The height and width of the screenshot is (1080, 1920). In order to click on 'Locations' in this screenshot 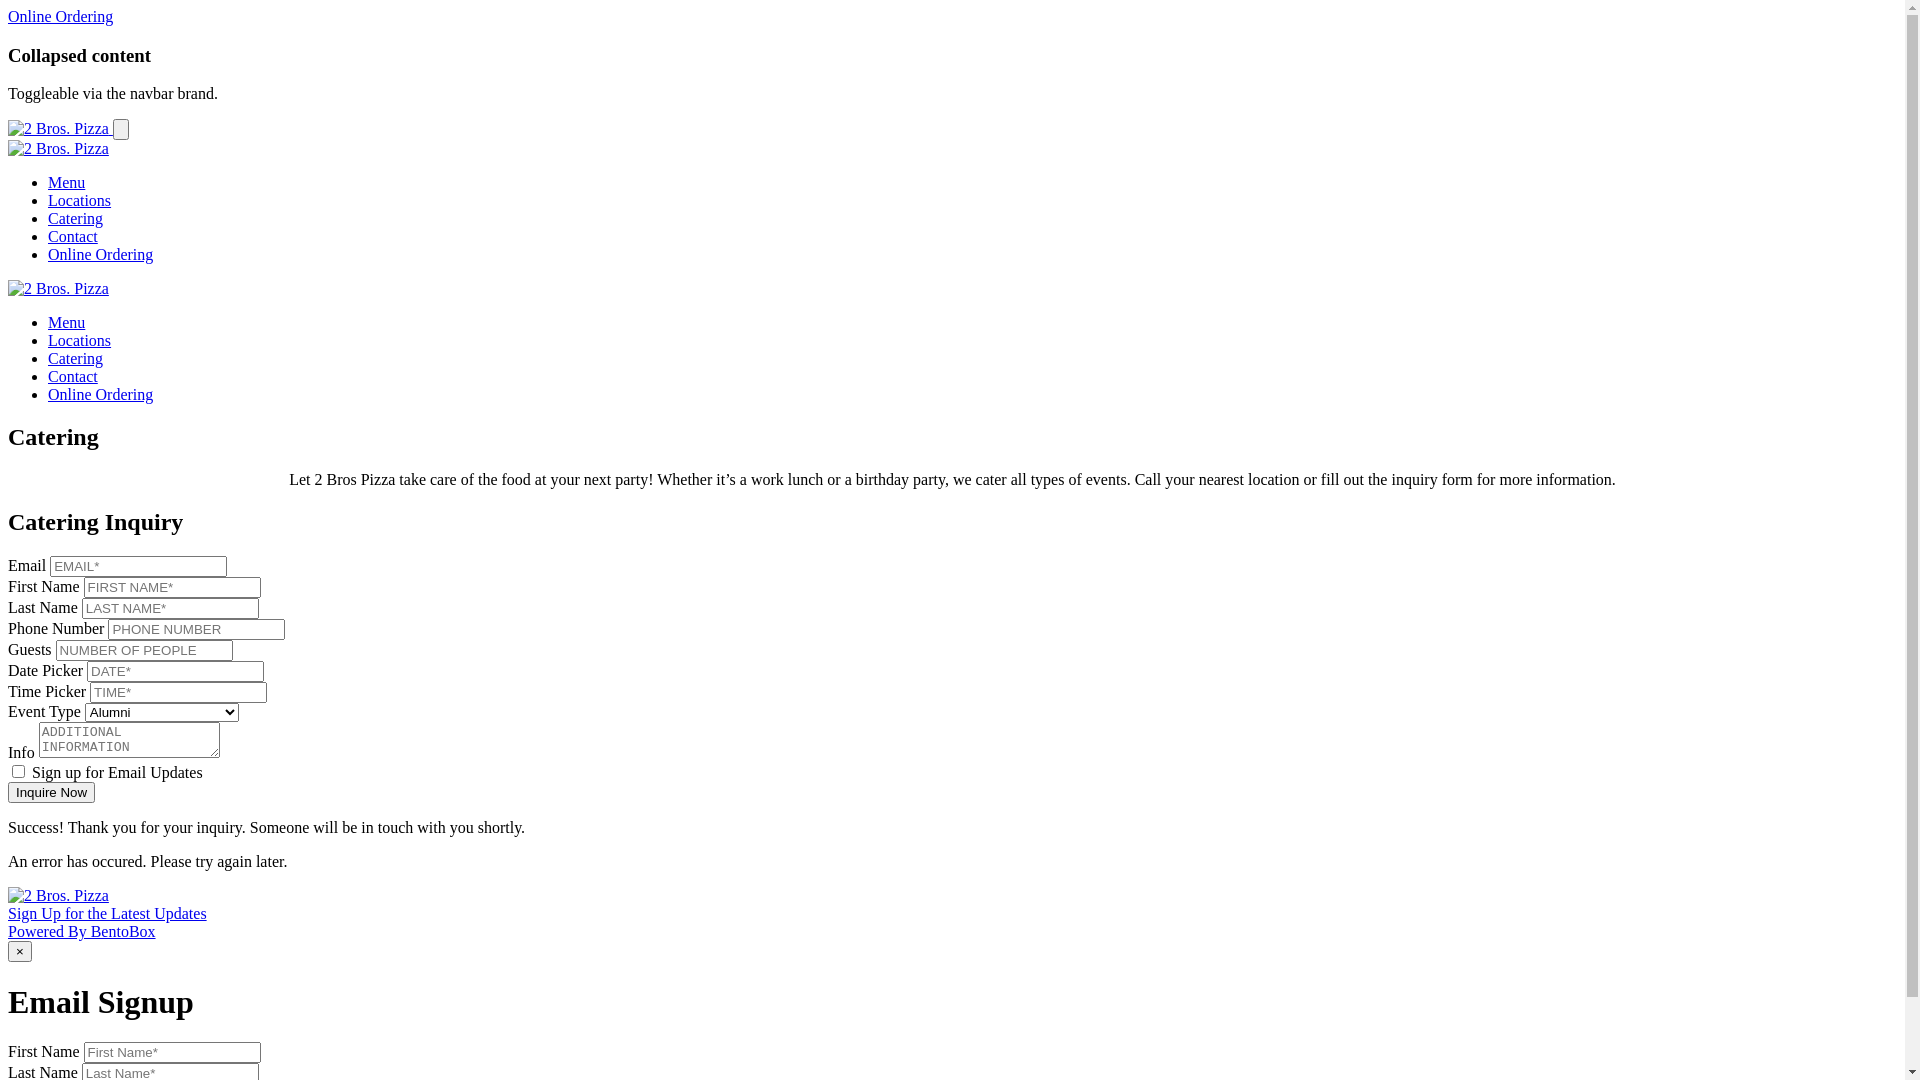, I will do `click(48, 339)`.